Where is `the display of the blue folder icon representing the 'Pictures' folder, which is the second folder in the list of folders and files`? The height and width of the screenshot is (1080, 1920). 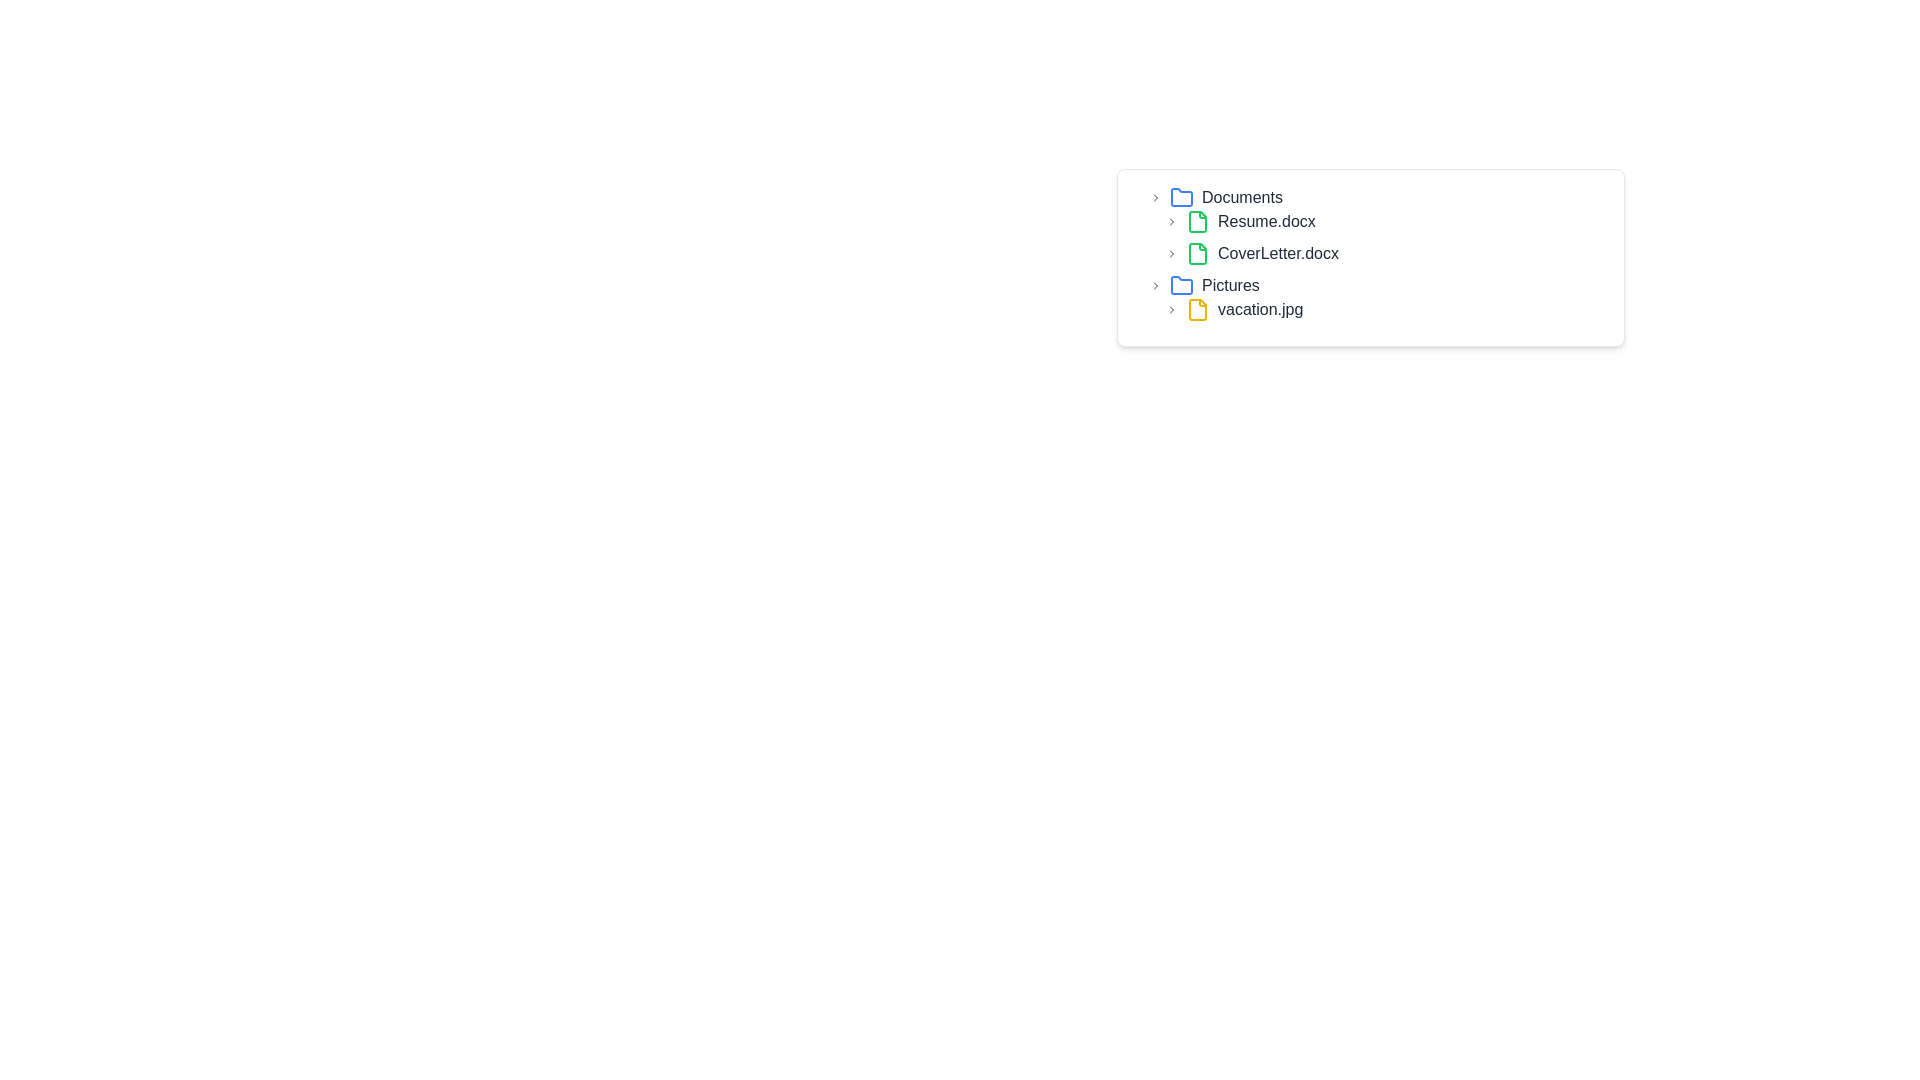 the display of the blue folder icon representing the 'Pictures' folder, which is the second folder in the list of folders and files is located at coordinates (1181, 285).